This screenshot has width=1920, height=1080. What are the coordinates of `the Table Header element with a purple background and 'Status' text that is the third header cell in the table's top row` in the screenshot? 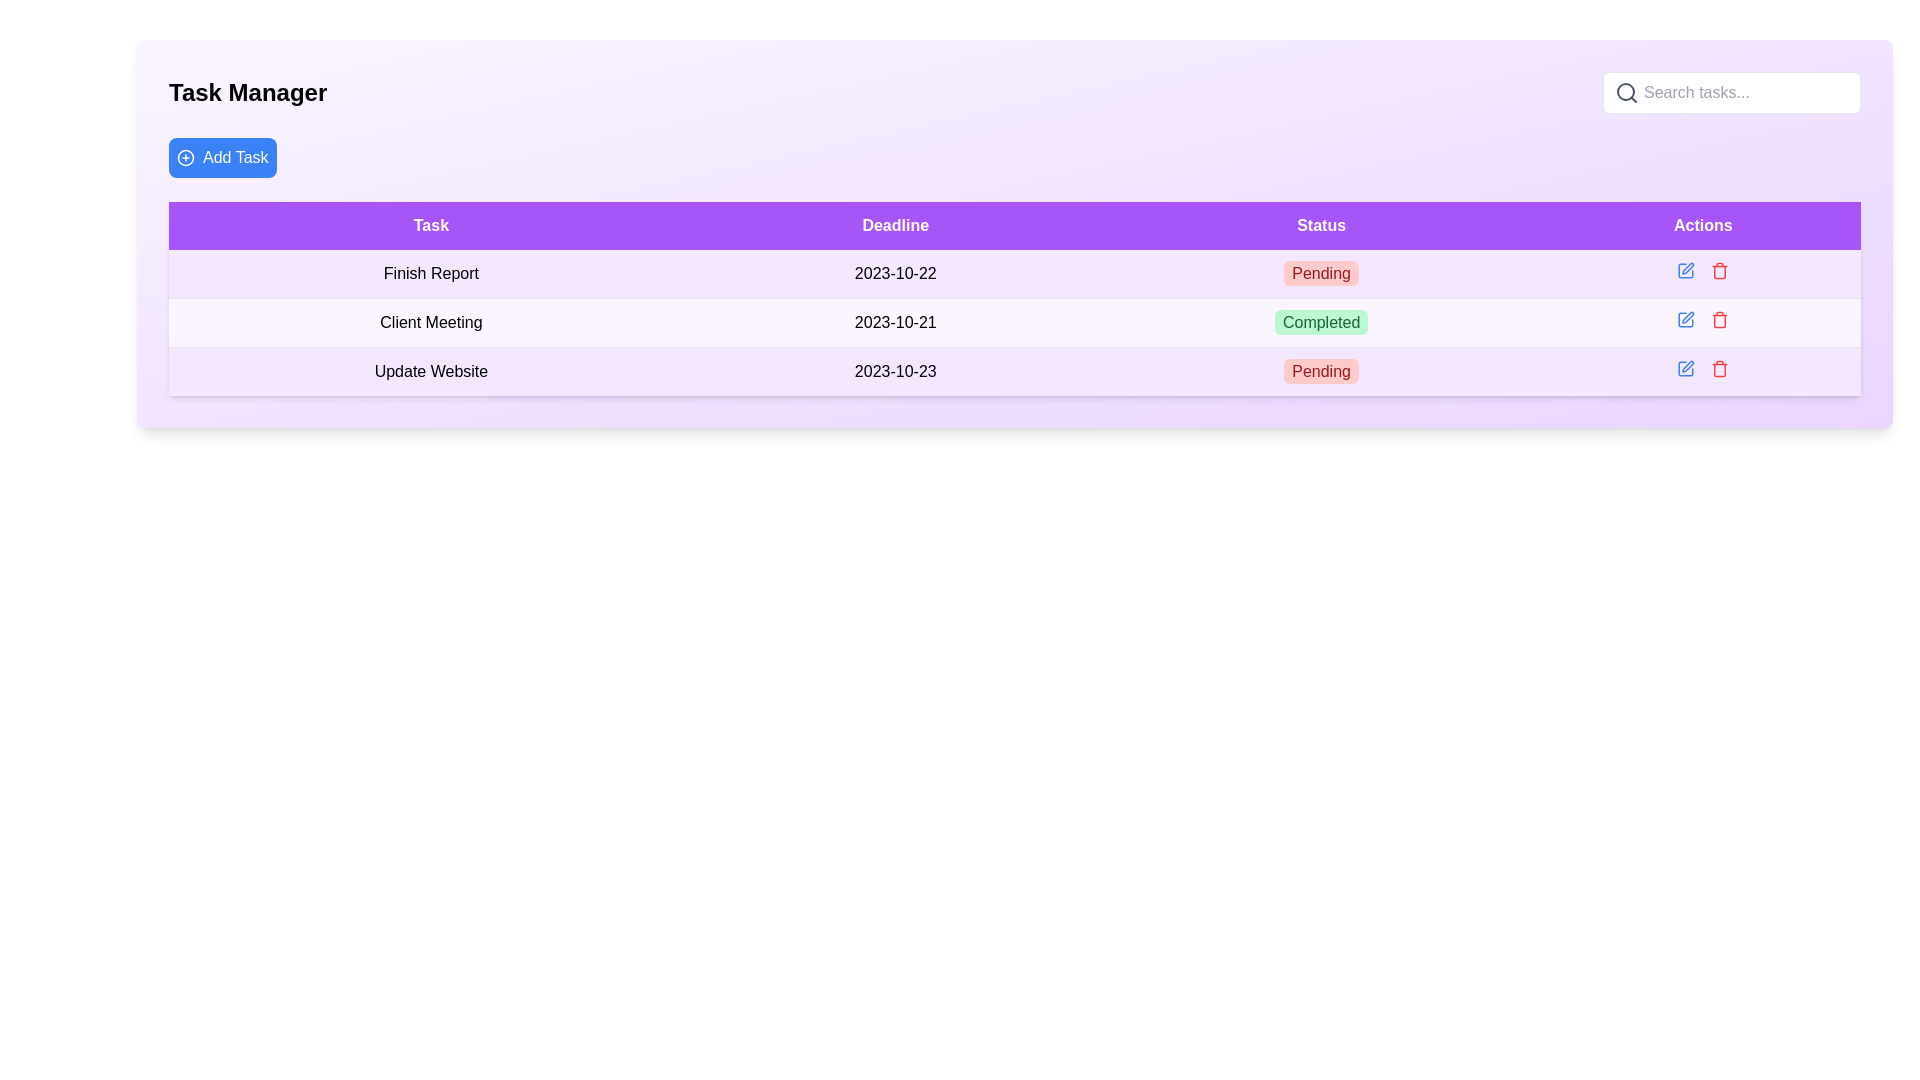 It's located at (1321, 225).